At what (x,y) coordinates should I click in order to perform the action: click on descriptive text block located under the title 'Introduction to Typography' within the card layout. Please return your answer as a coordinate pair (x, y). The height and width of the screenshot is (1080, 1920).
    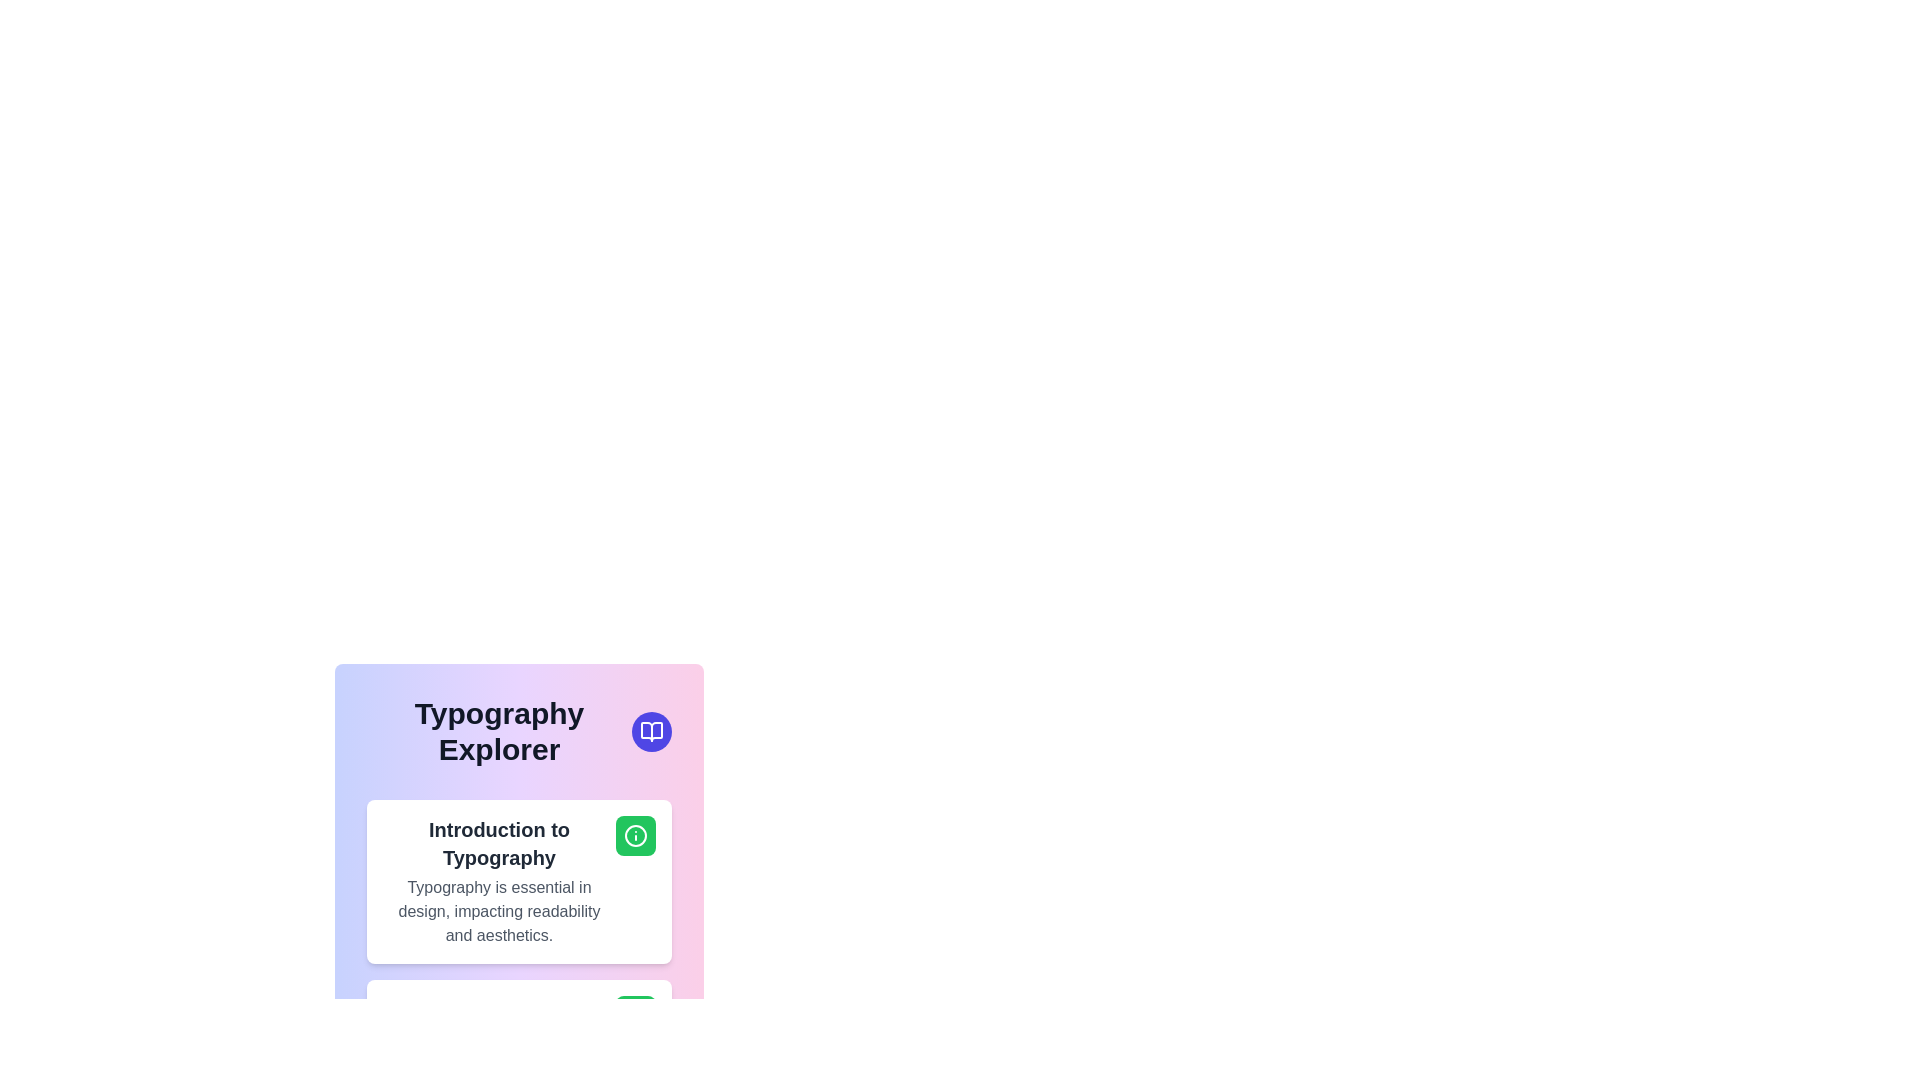
    Looking at the image, I should click on (499, 911).